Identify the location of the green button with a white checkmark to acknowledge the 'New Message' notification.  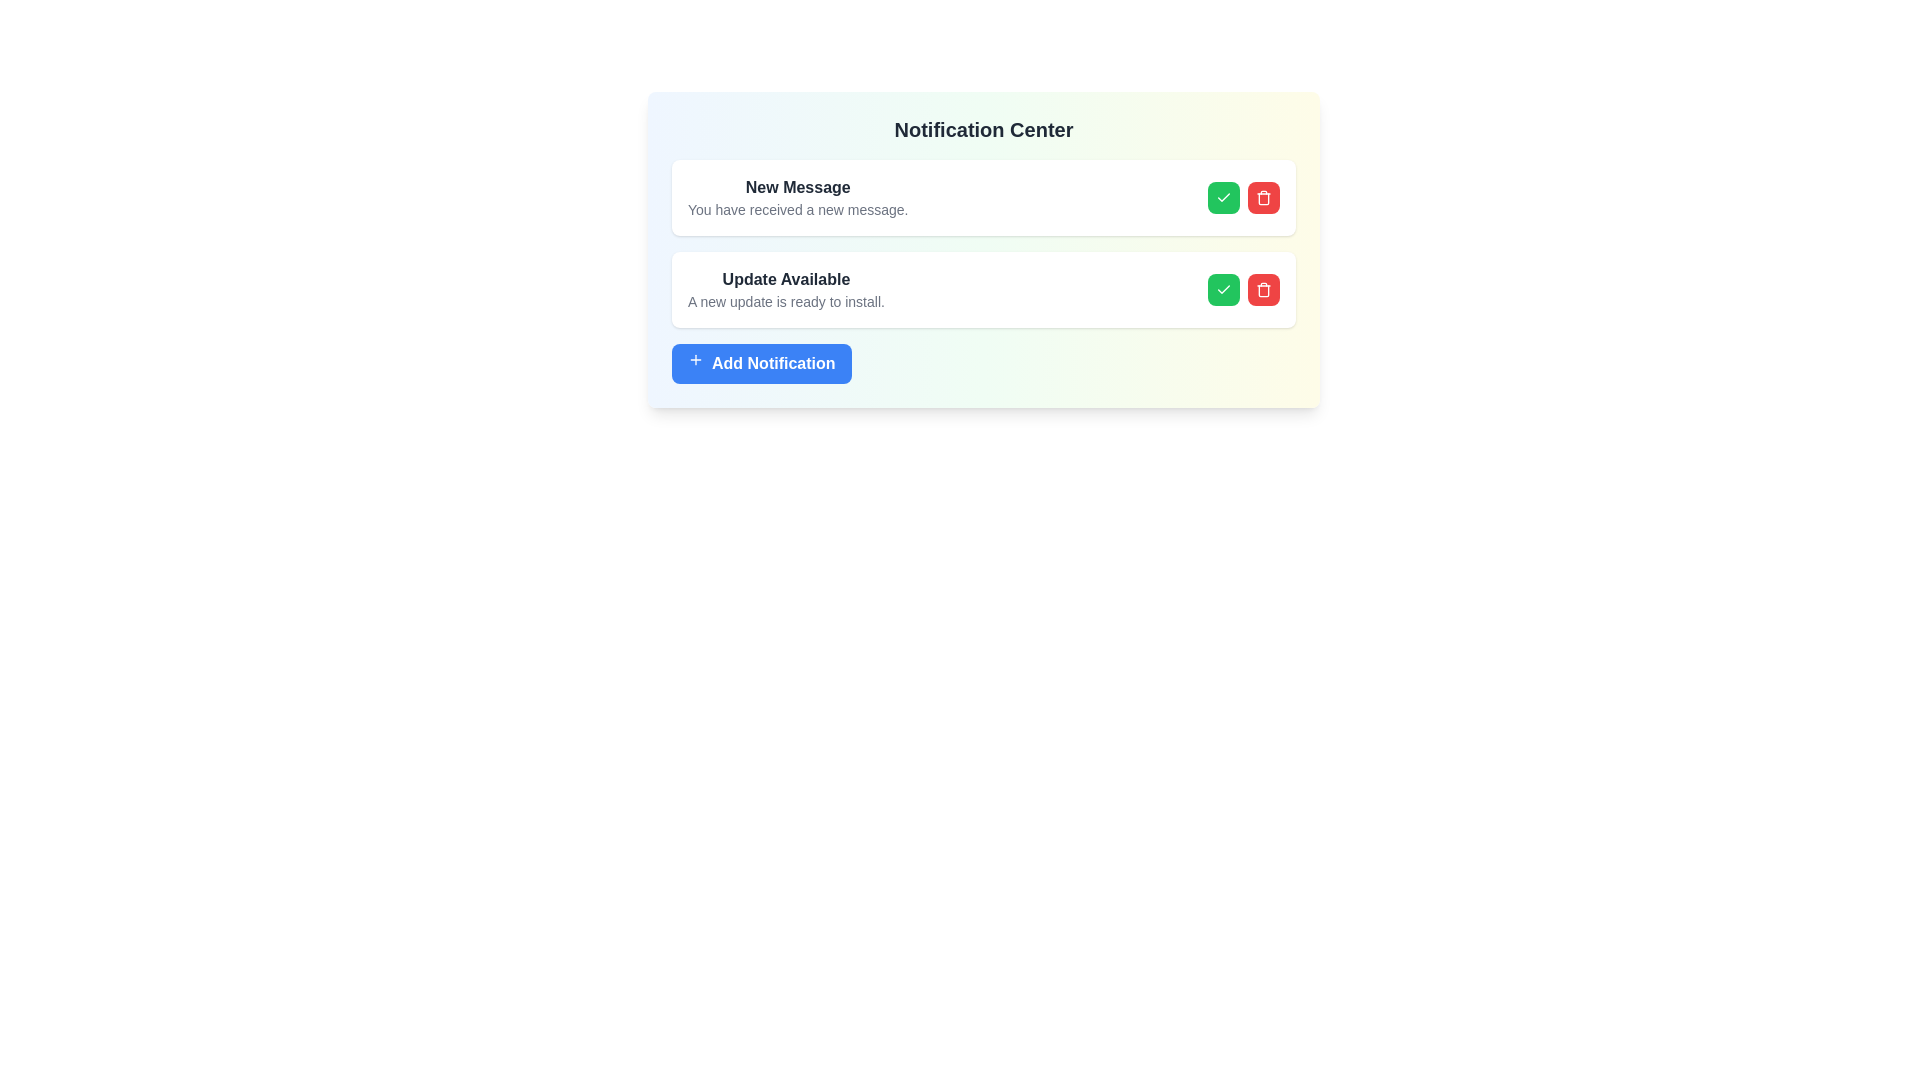
(1223, 197).